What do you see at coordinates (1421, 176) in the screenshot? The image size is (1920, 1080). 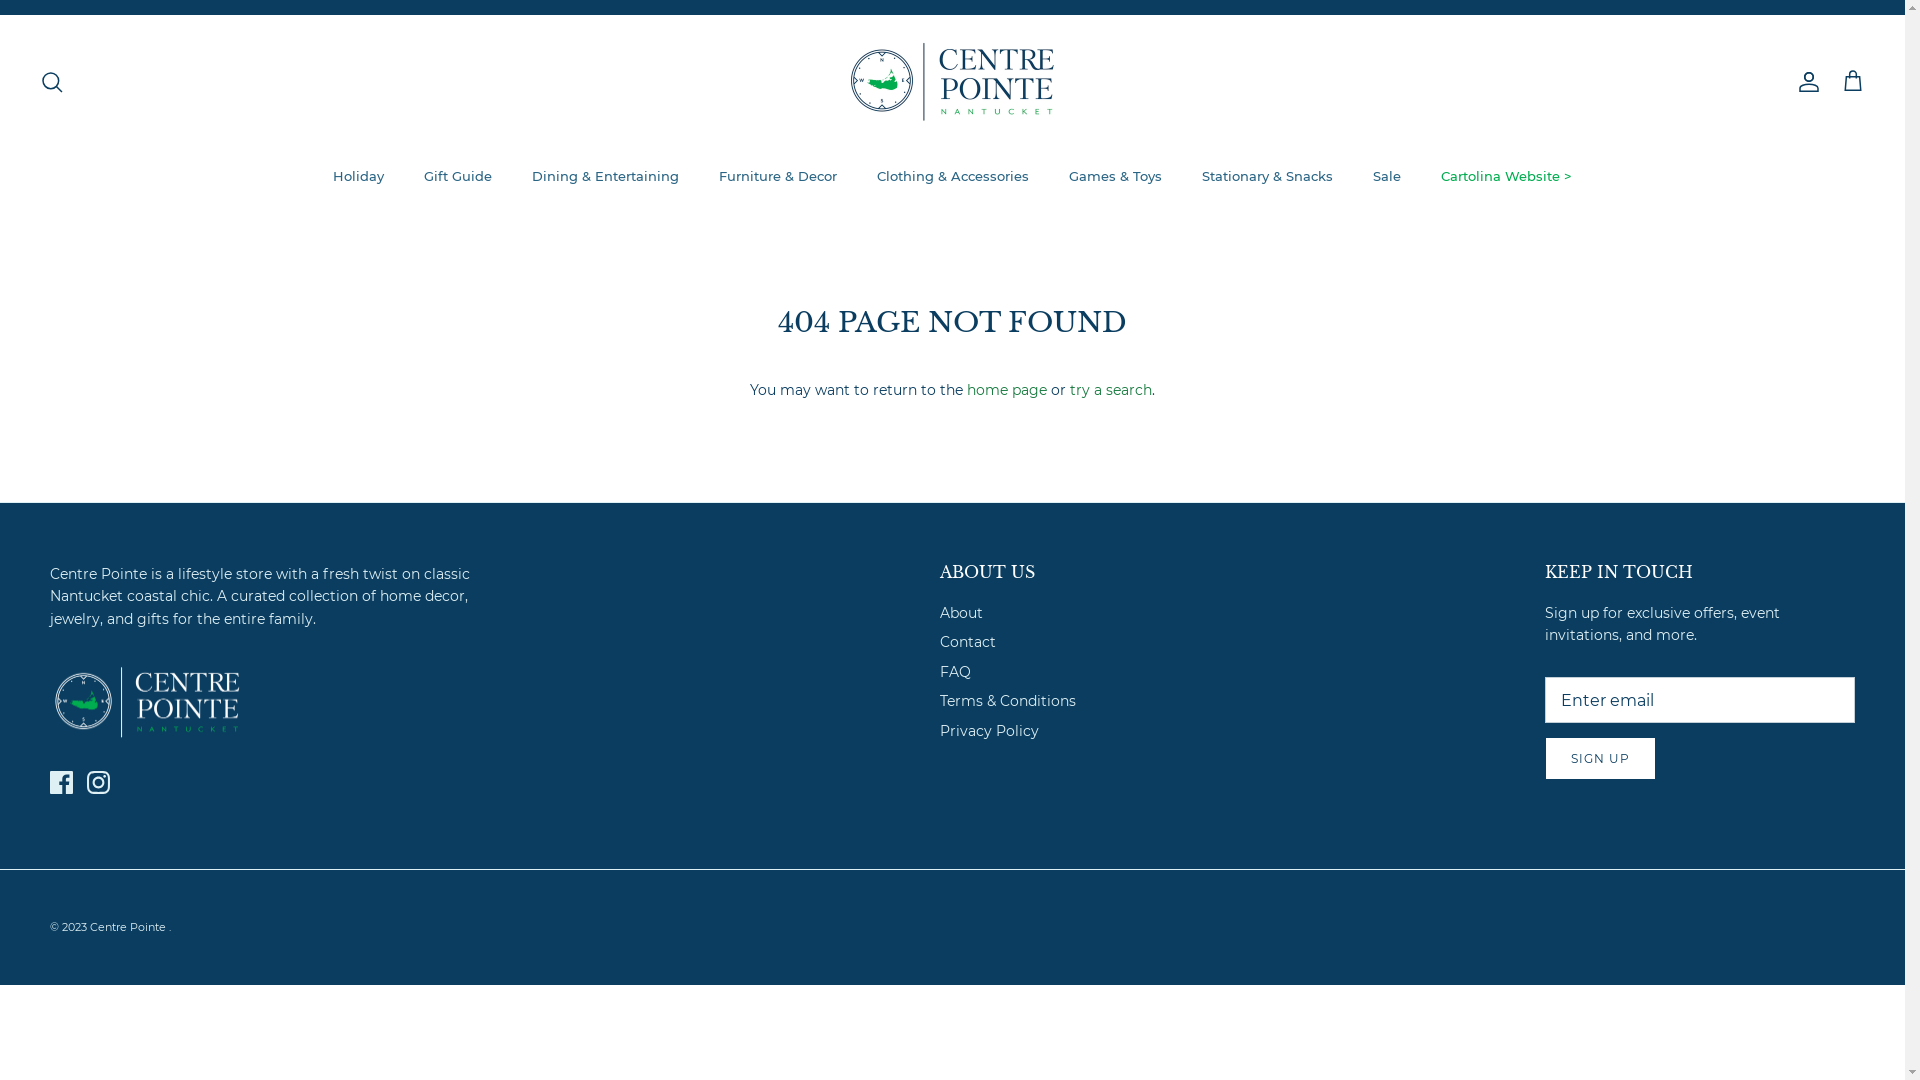 I see `'Cartolina Website >'` at bounding box center [1421, 176].